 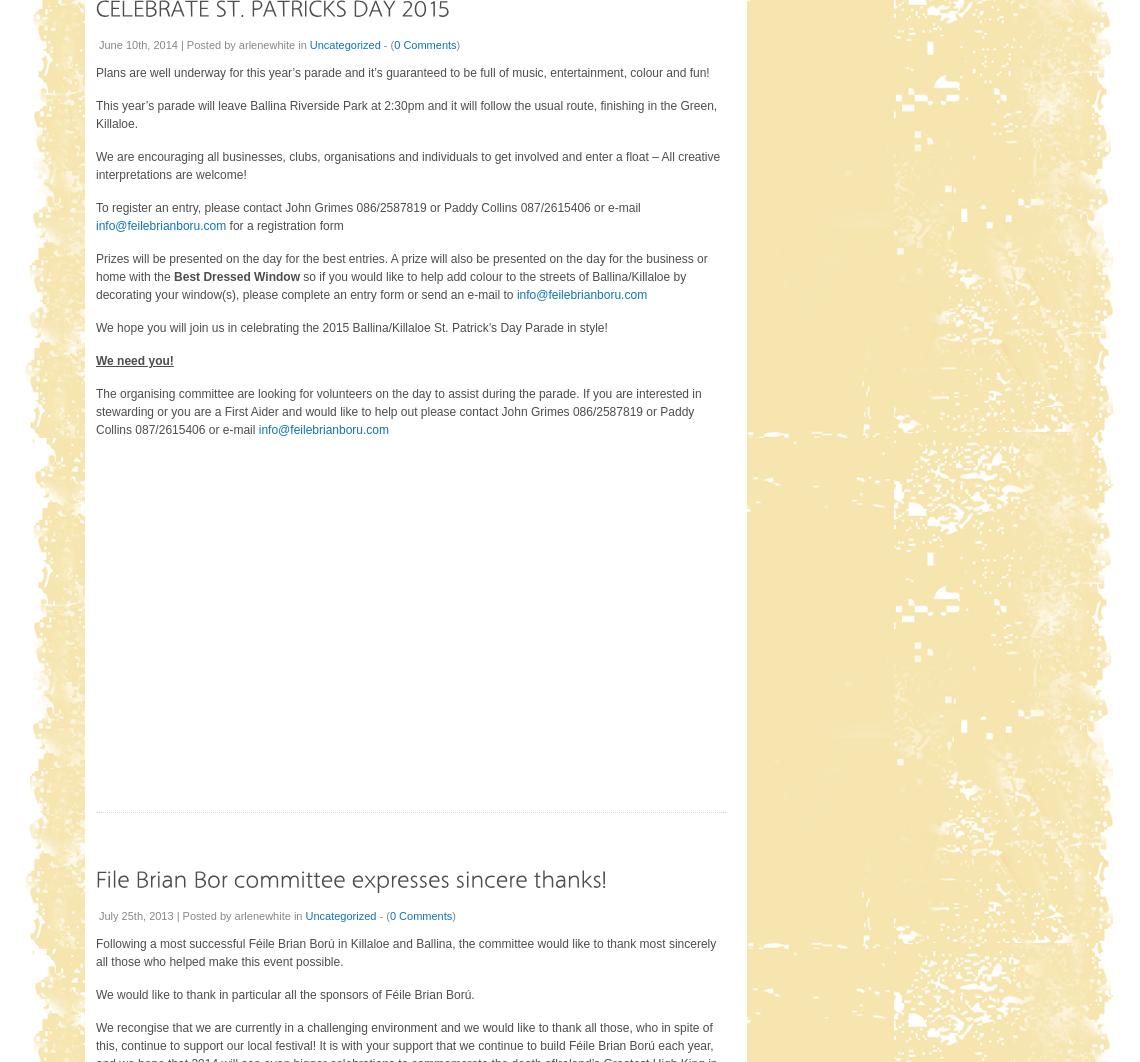 What do you see at coordinates (166, 914) in the screenshot?
I see `'July 25th, 2013 | Posted by'` at bounding box center [166, 914].